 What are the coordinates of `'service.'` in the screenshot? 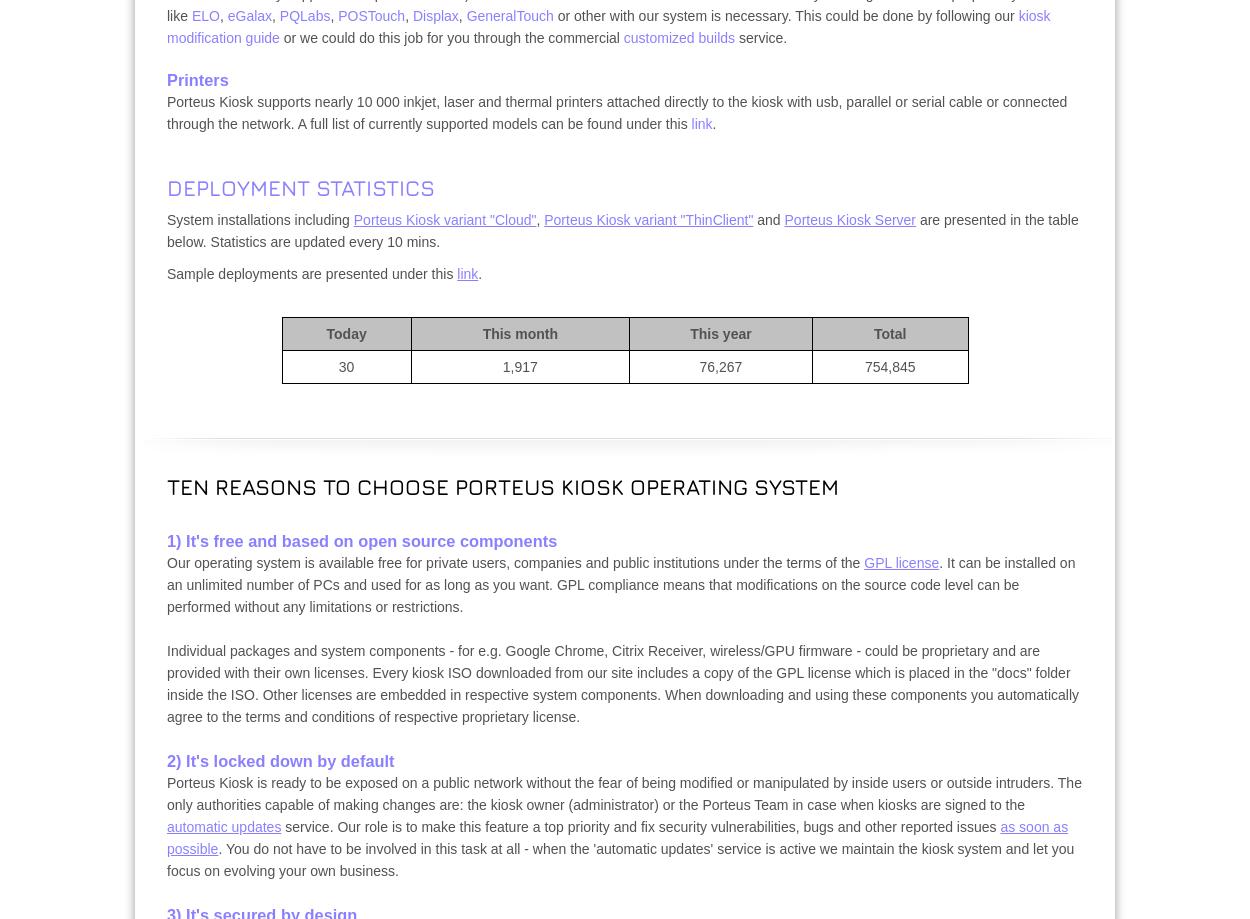 It's located at (761, 37).